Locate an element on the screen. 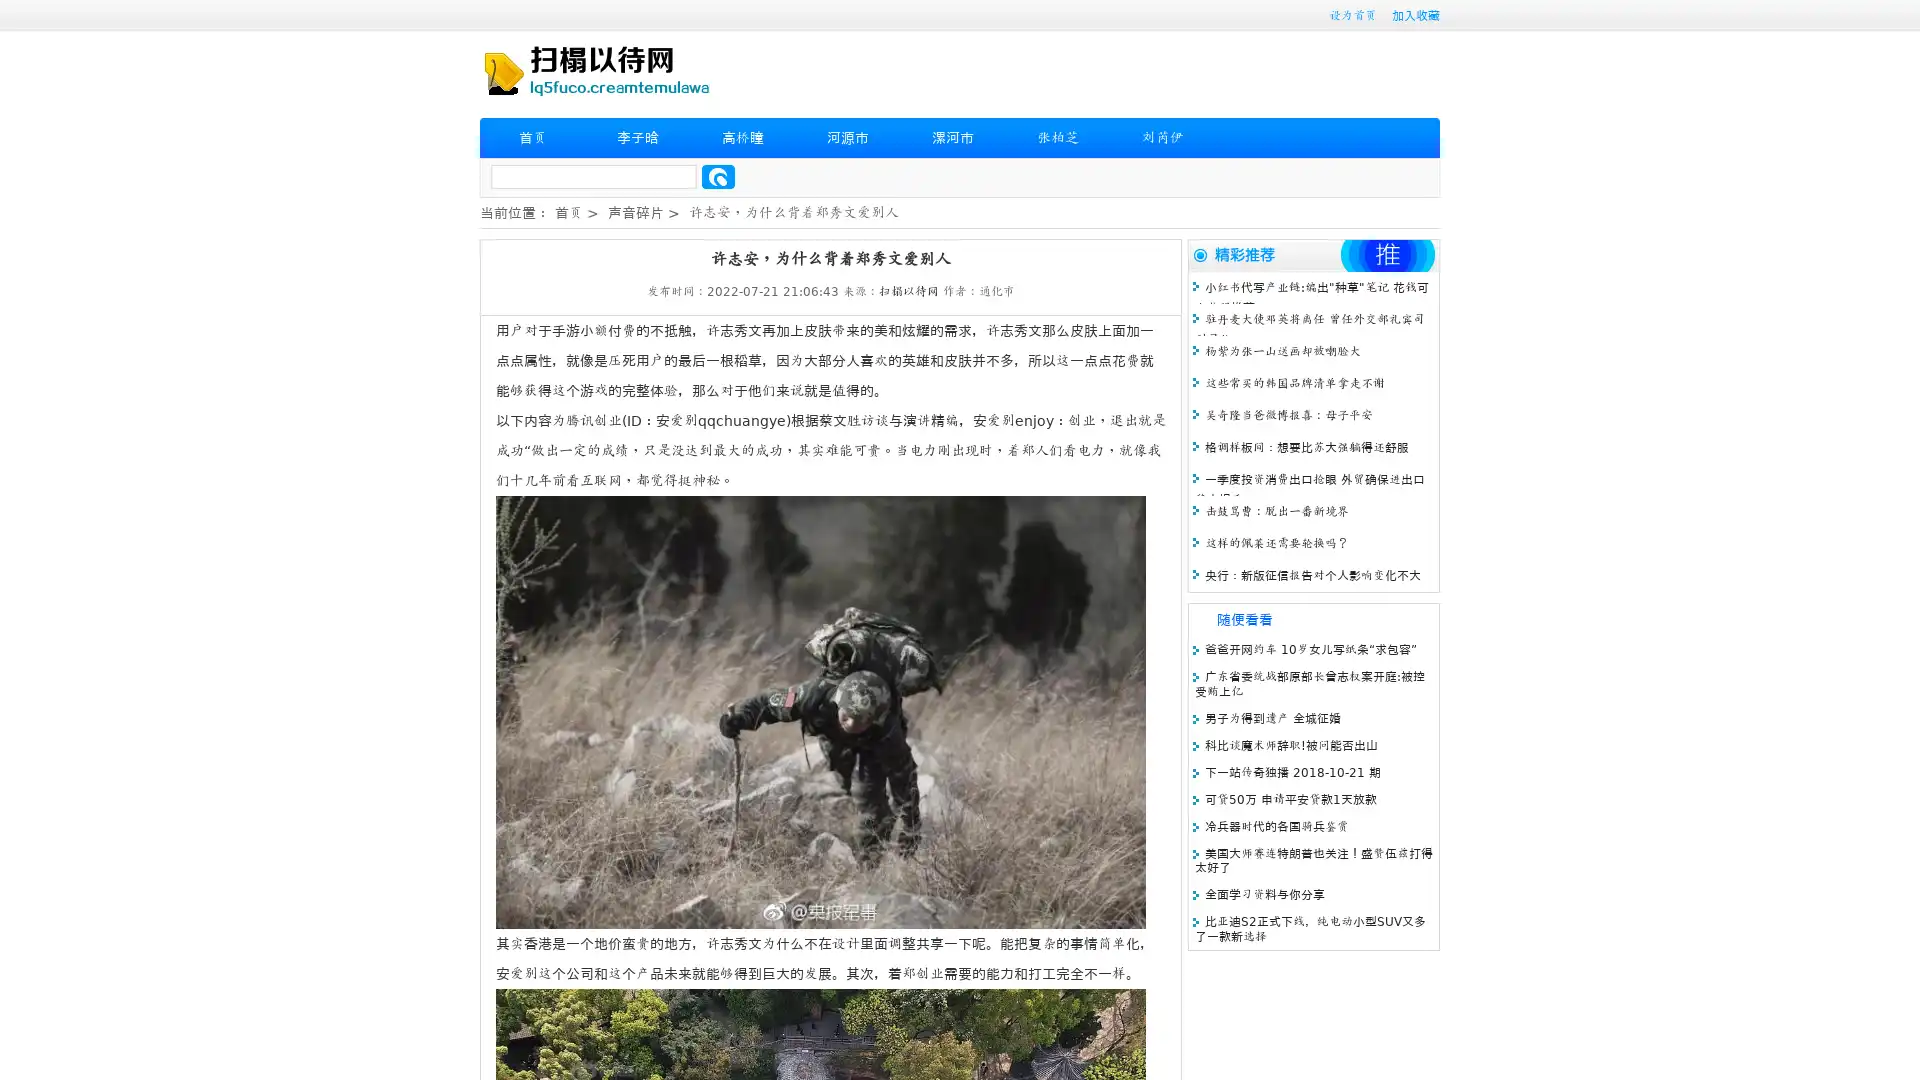  Search is located at coordinates (718, 176).